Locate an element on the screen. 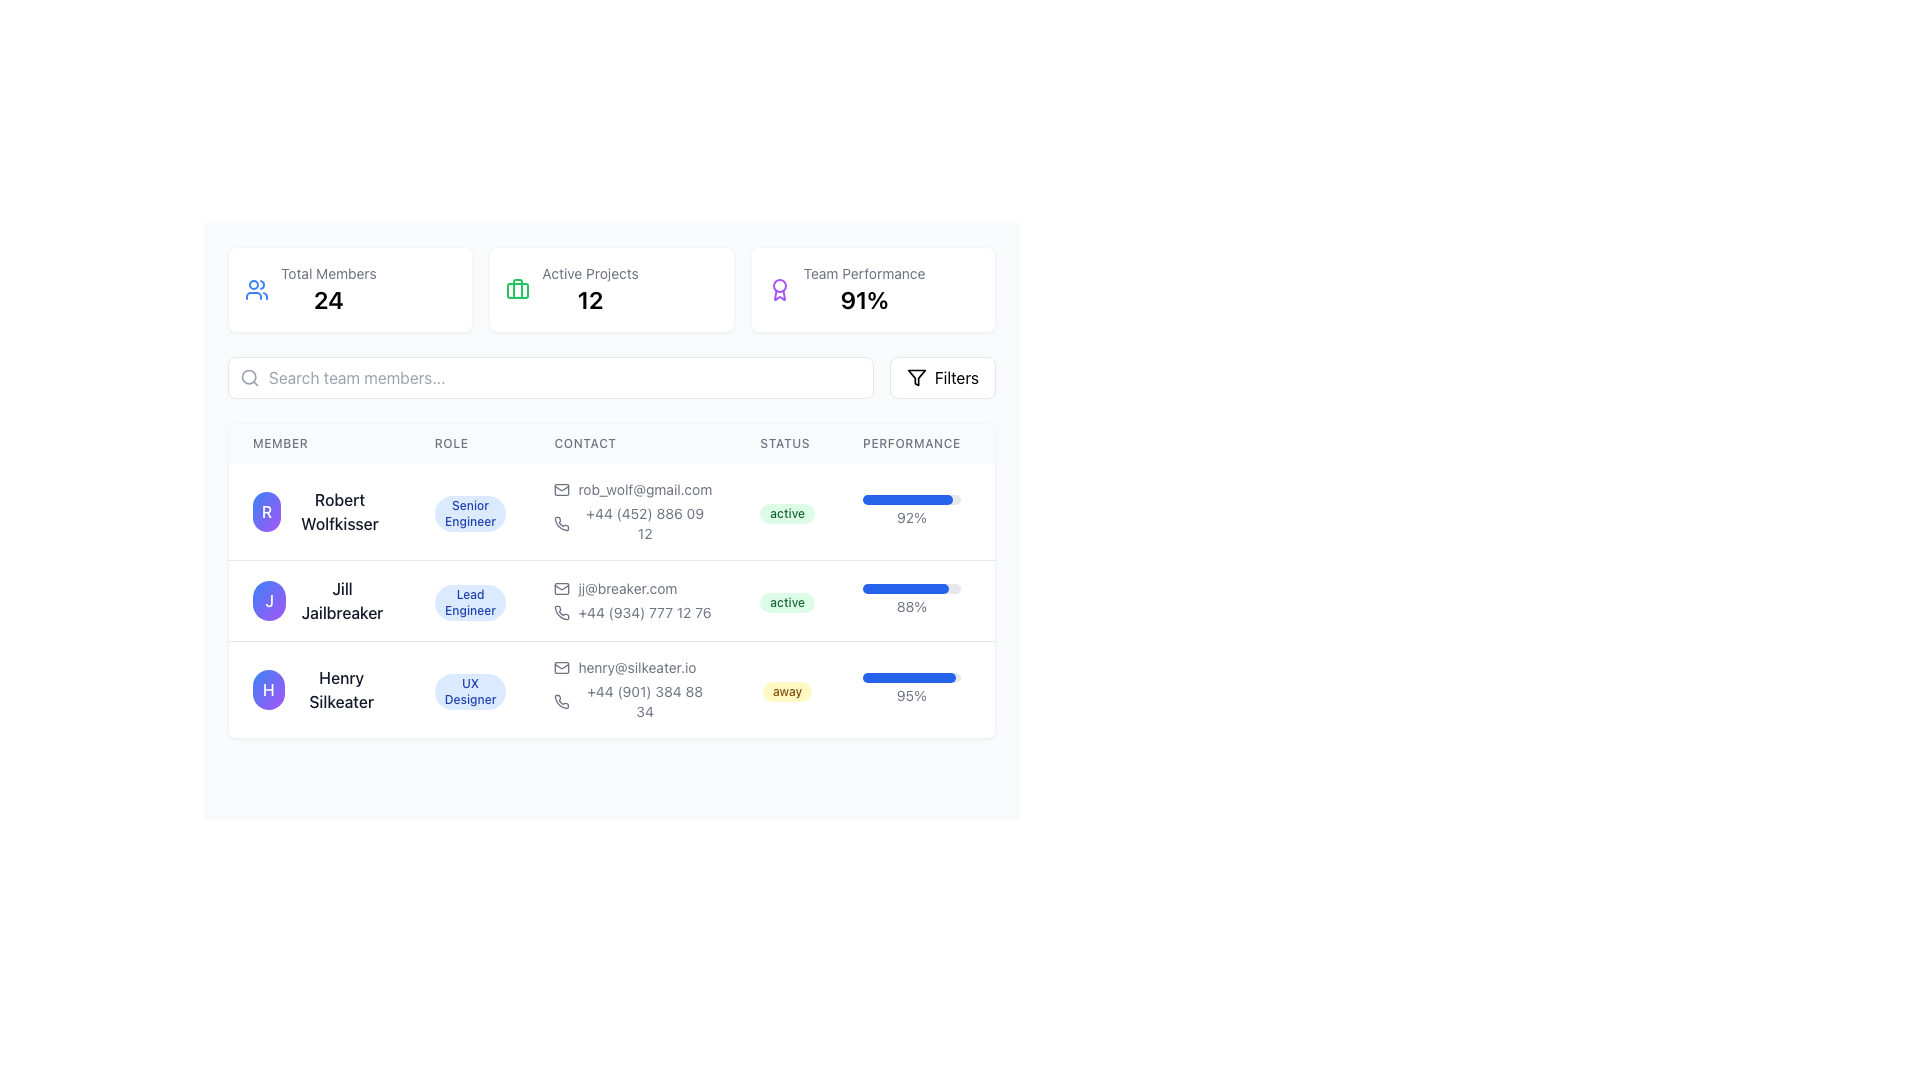 This screenshot has width=1920, height=1080. the phone icon located in the Contact details section for Jill Jailbreaker, which is in the second row of the table between the ROLE and STATUS columns is located at coordinates (659, 581).